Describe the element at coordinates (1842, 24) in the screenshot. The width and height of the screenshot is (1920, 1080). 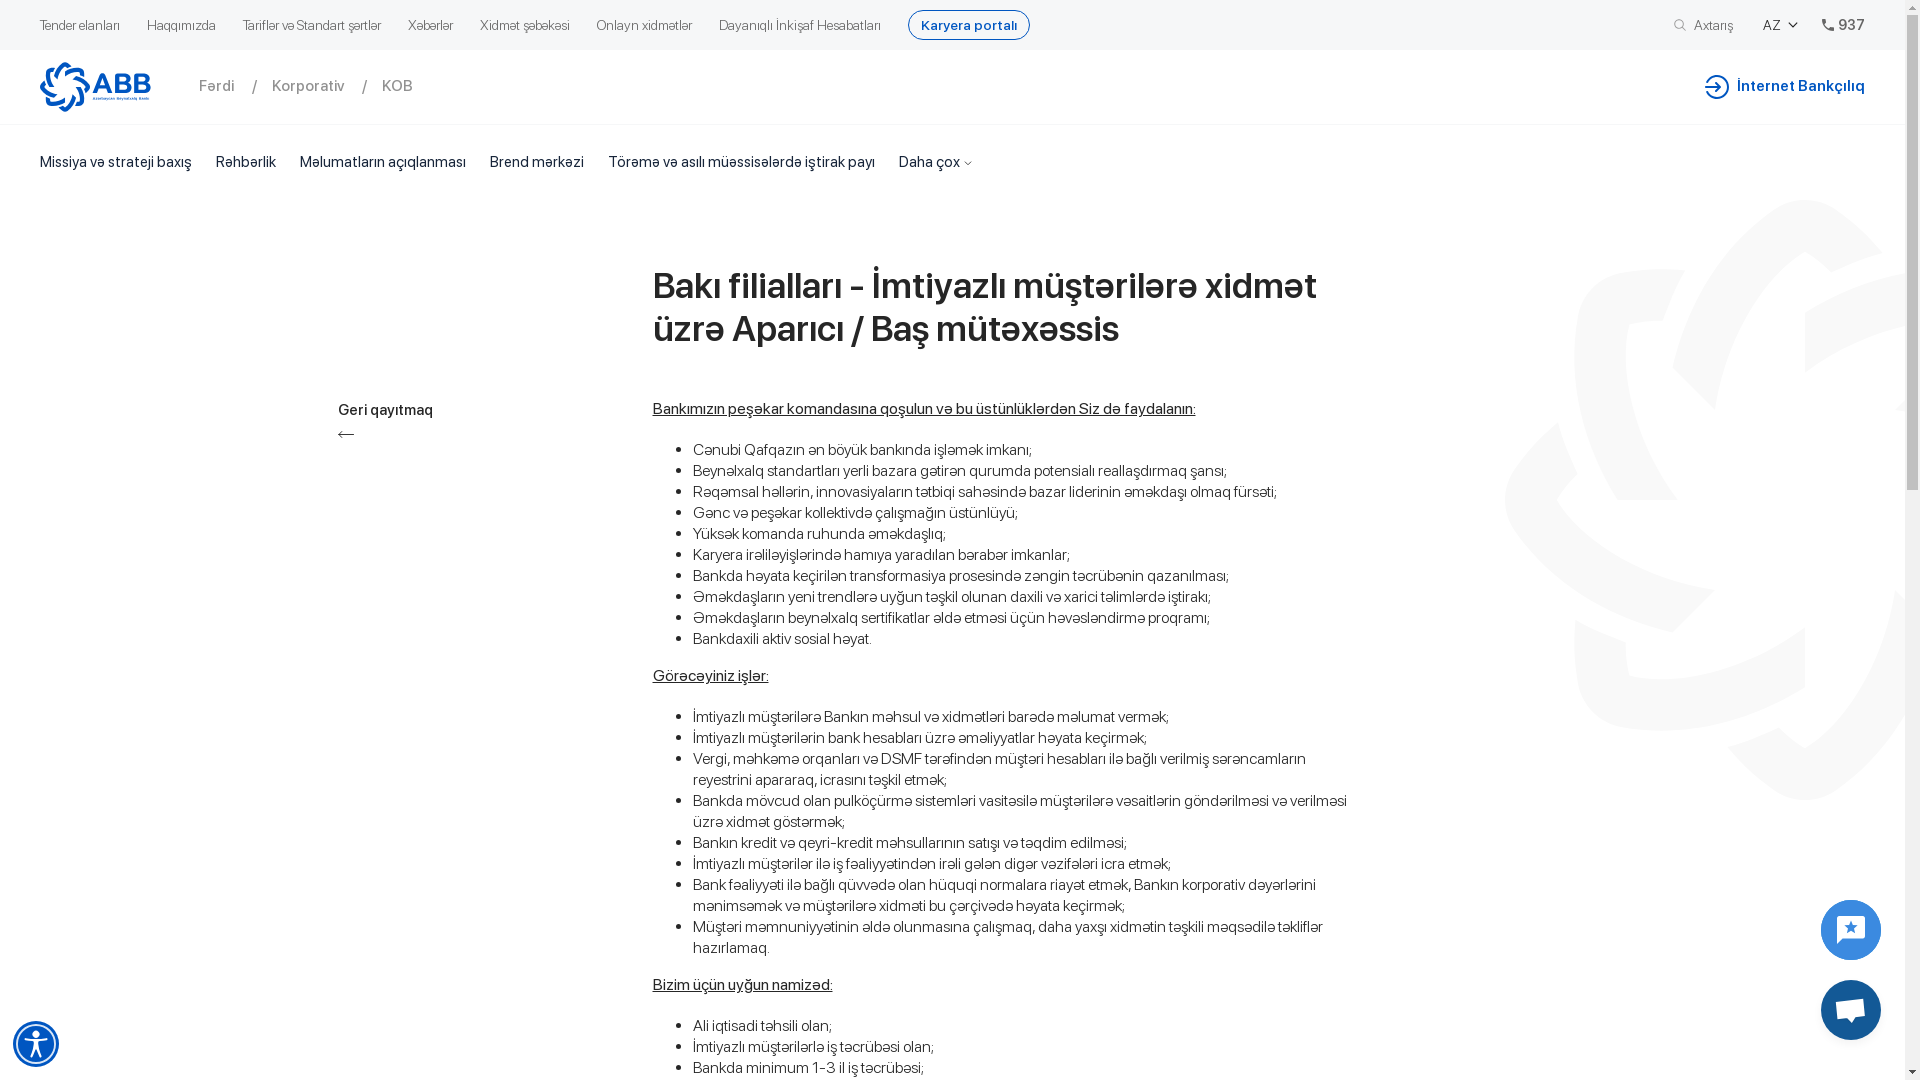
I see `'937'` at that location.